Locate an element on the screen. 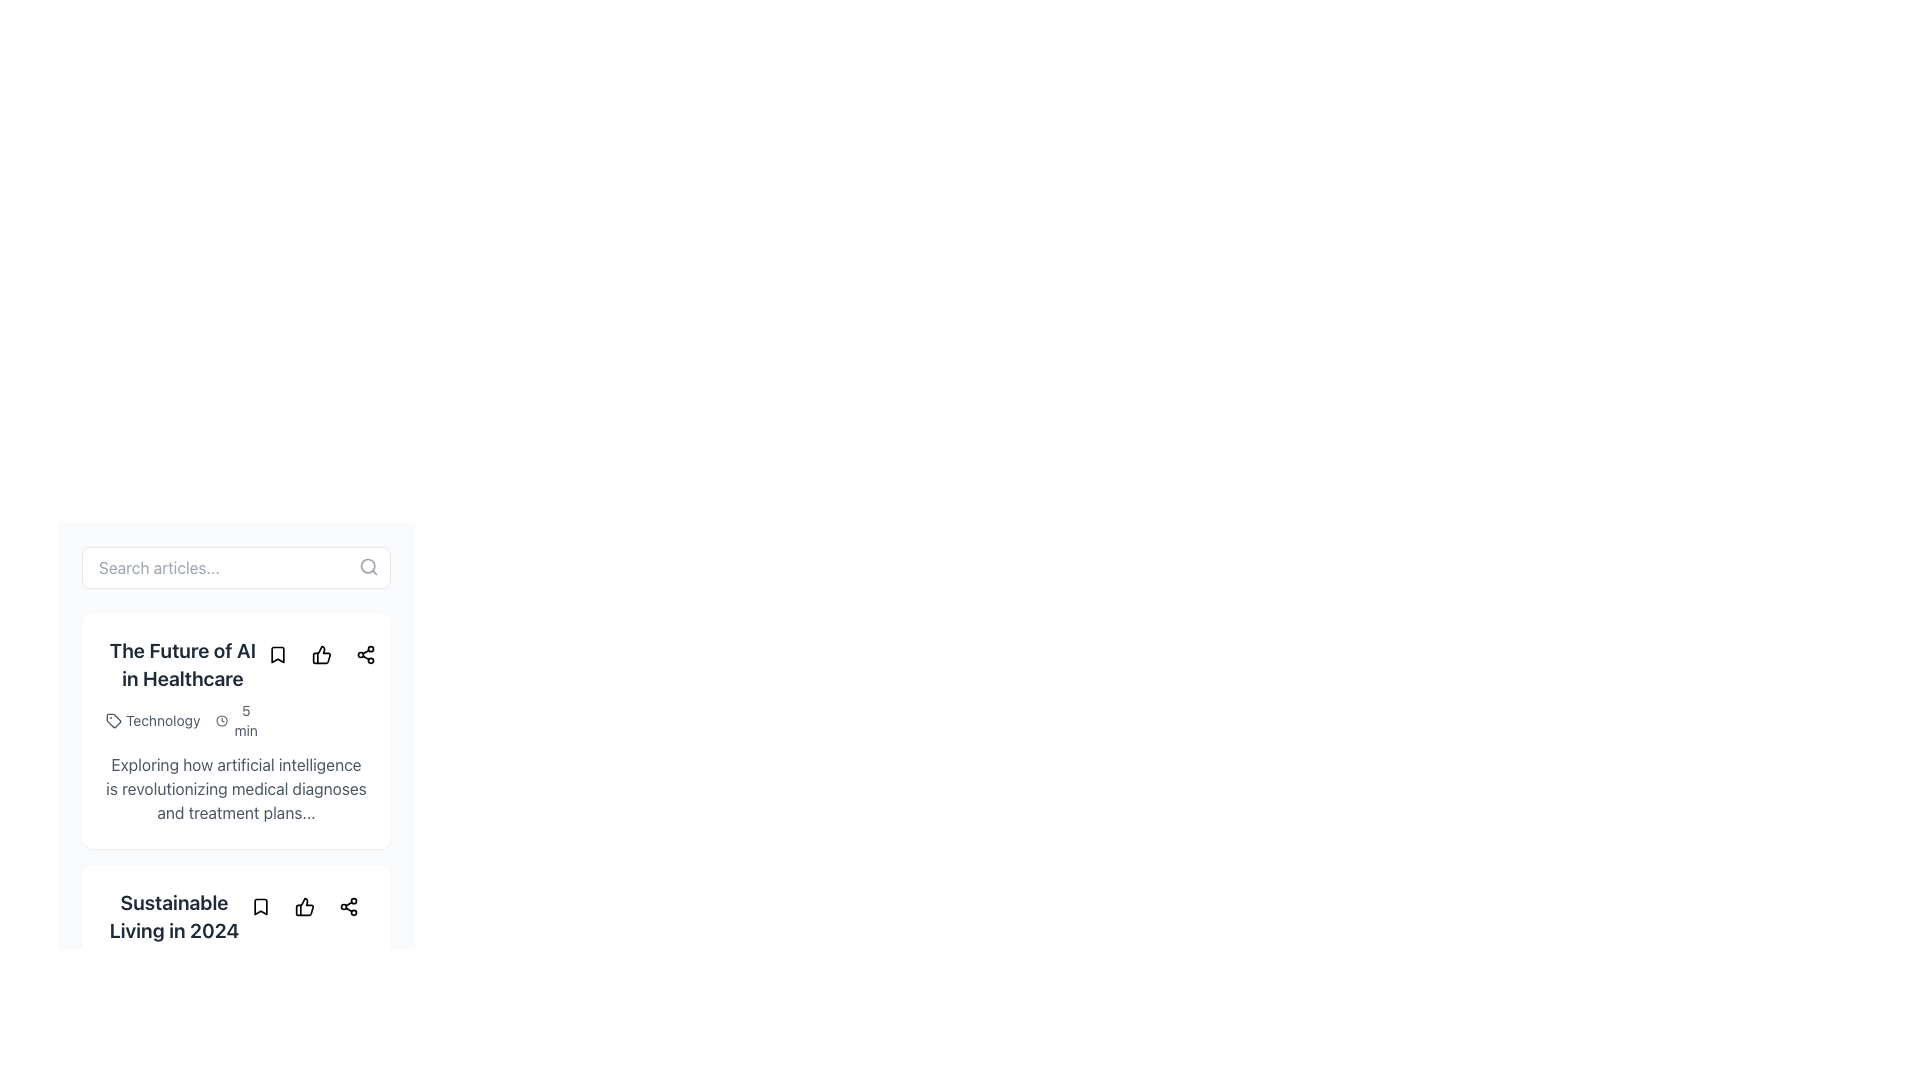  the bookmark icon located to the left of the like and share buttons within the article card for 'The Future of AI in Healthcare' is located at coordinates (276, 655).